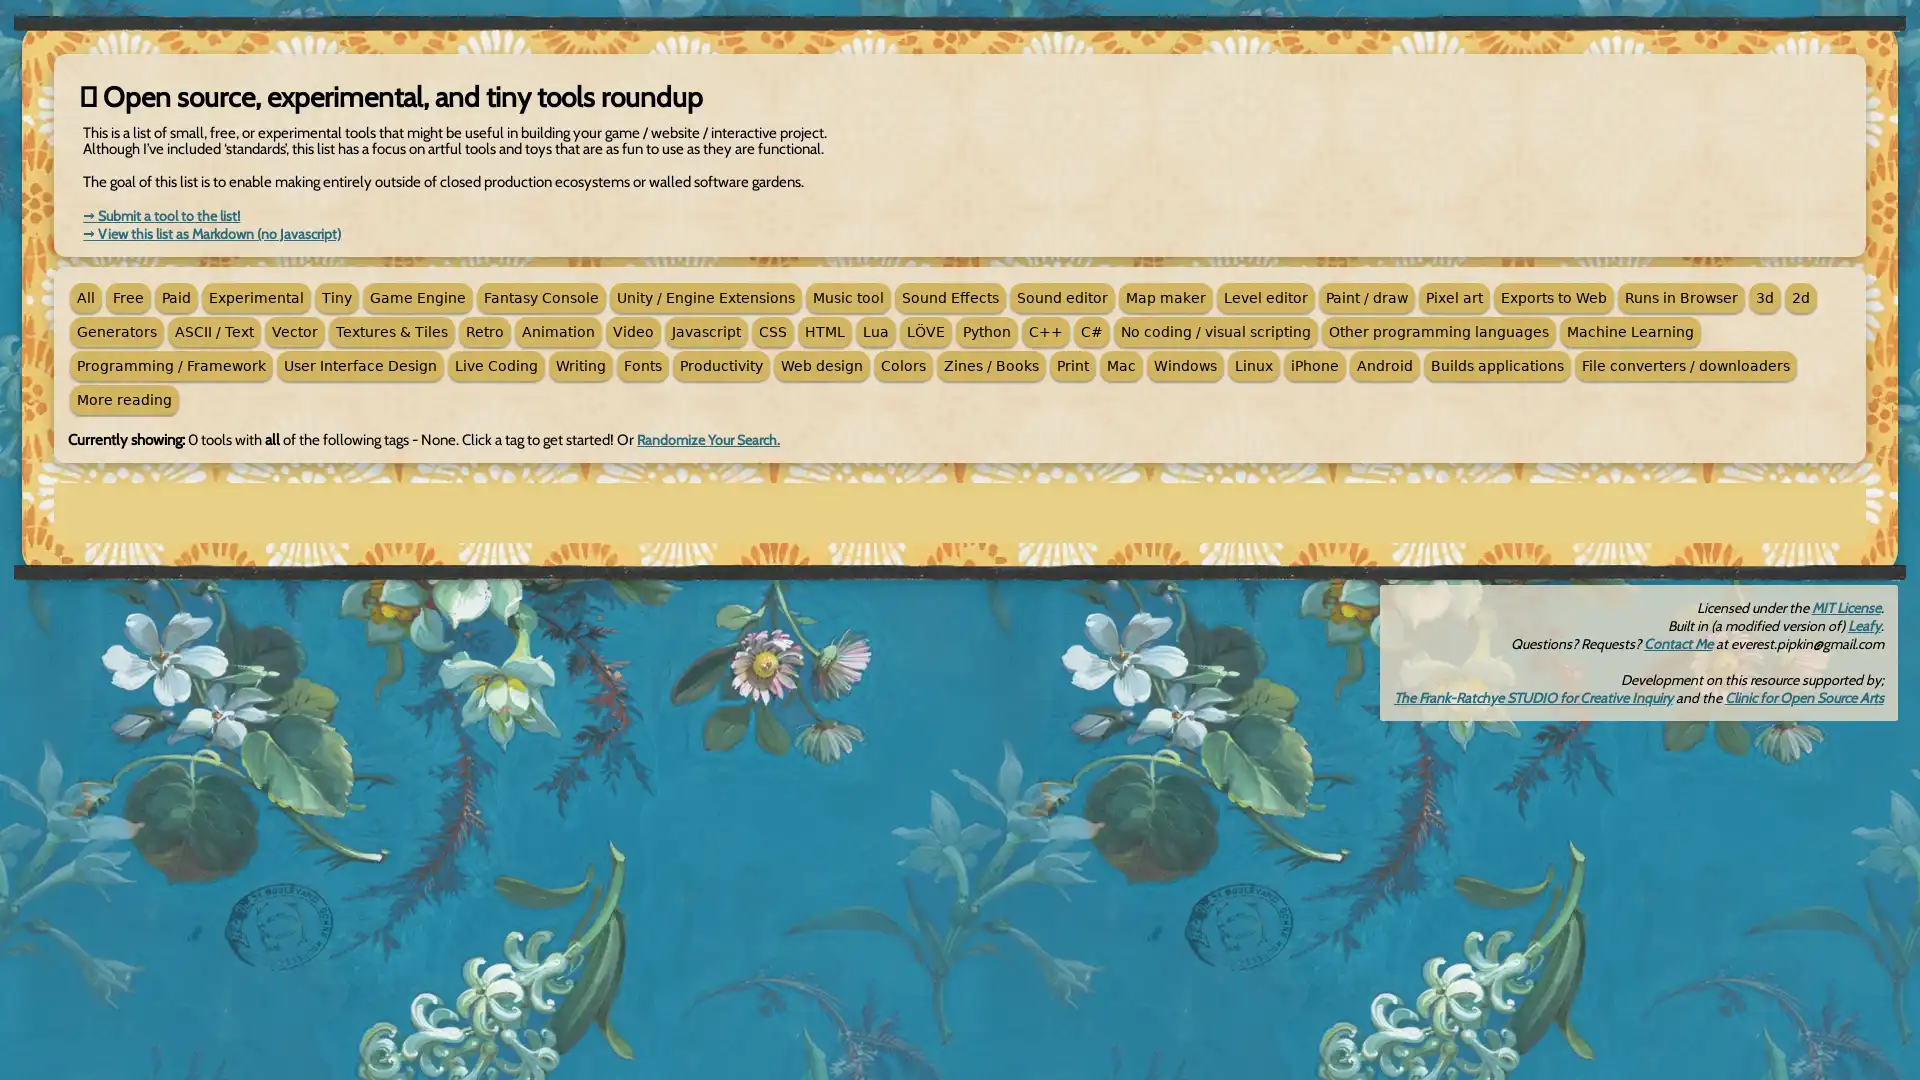  I want to click on Builds applications, so click(1497, 366).